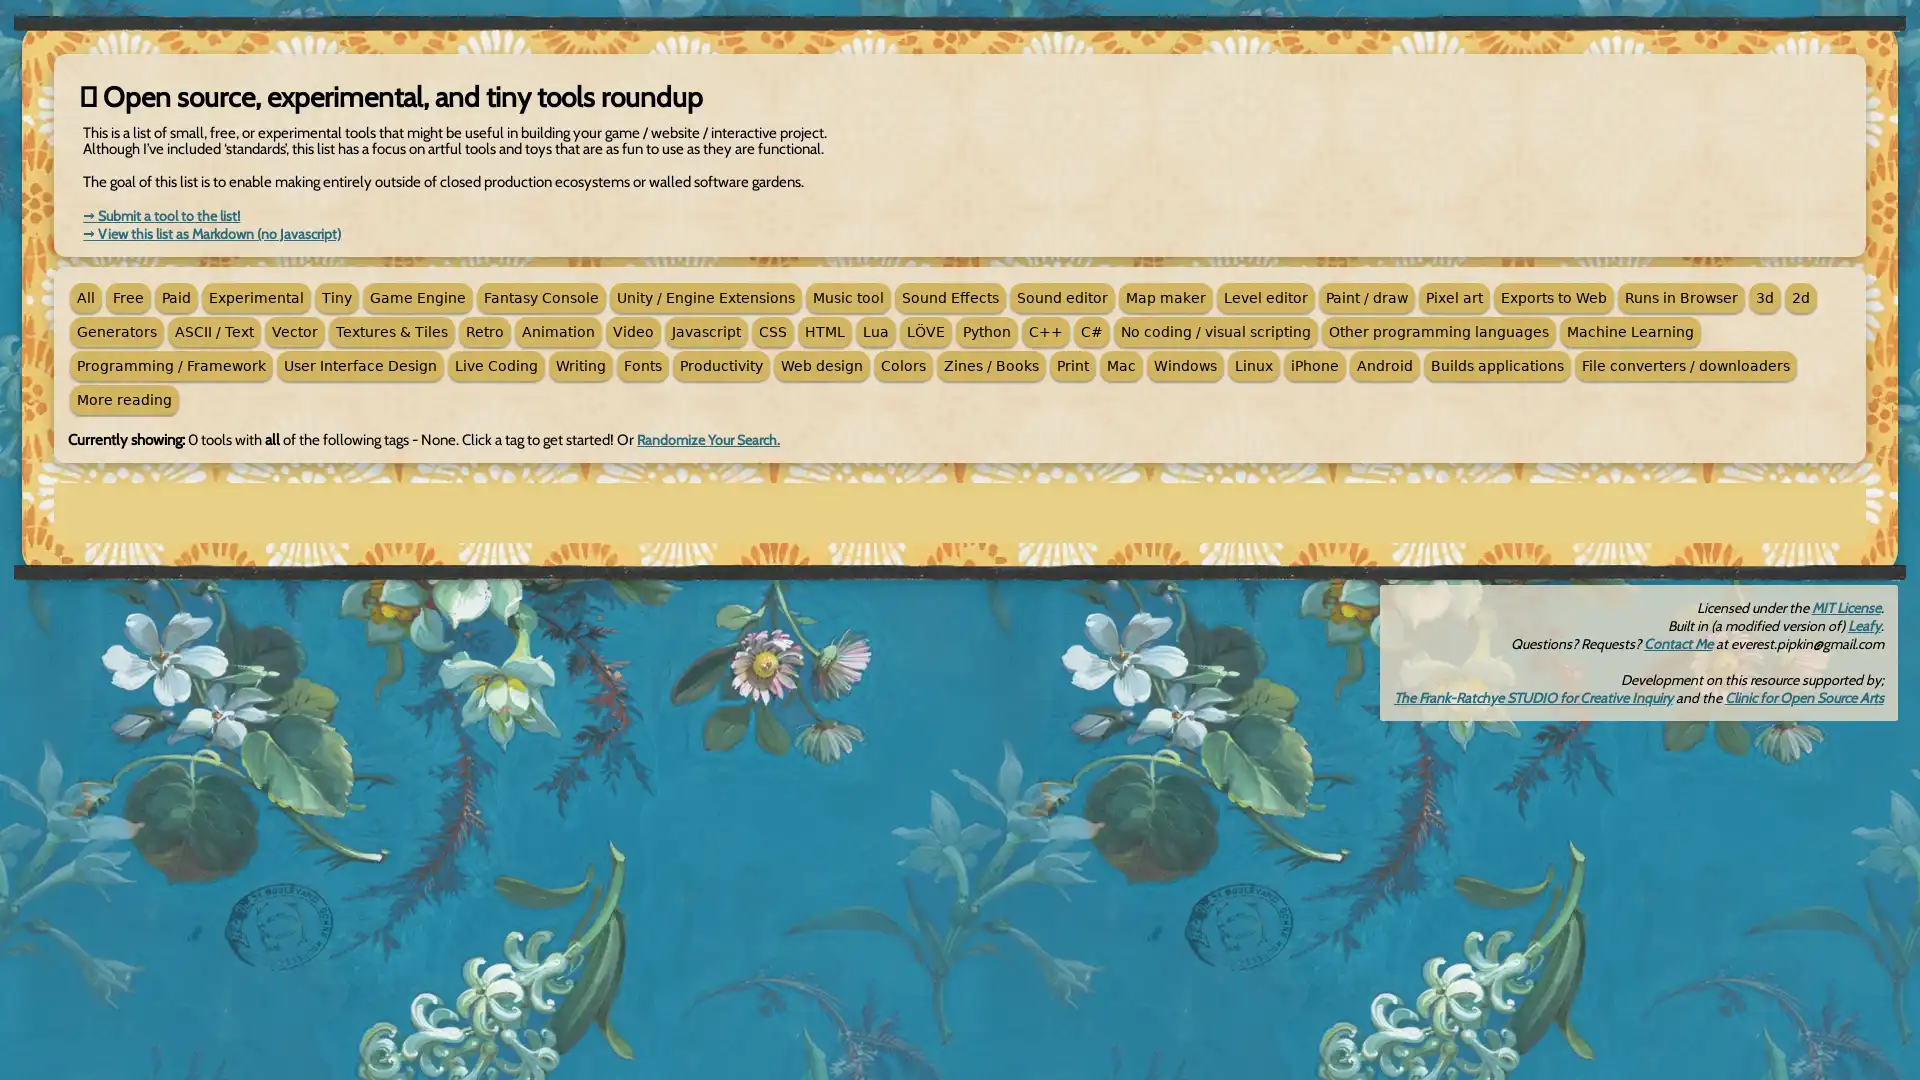  I want to click on Builds applications, so click(1497, 366).